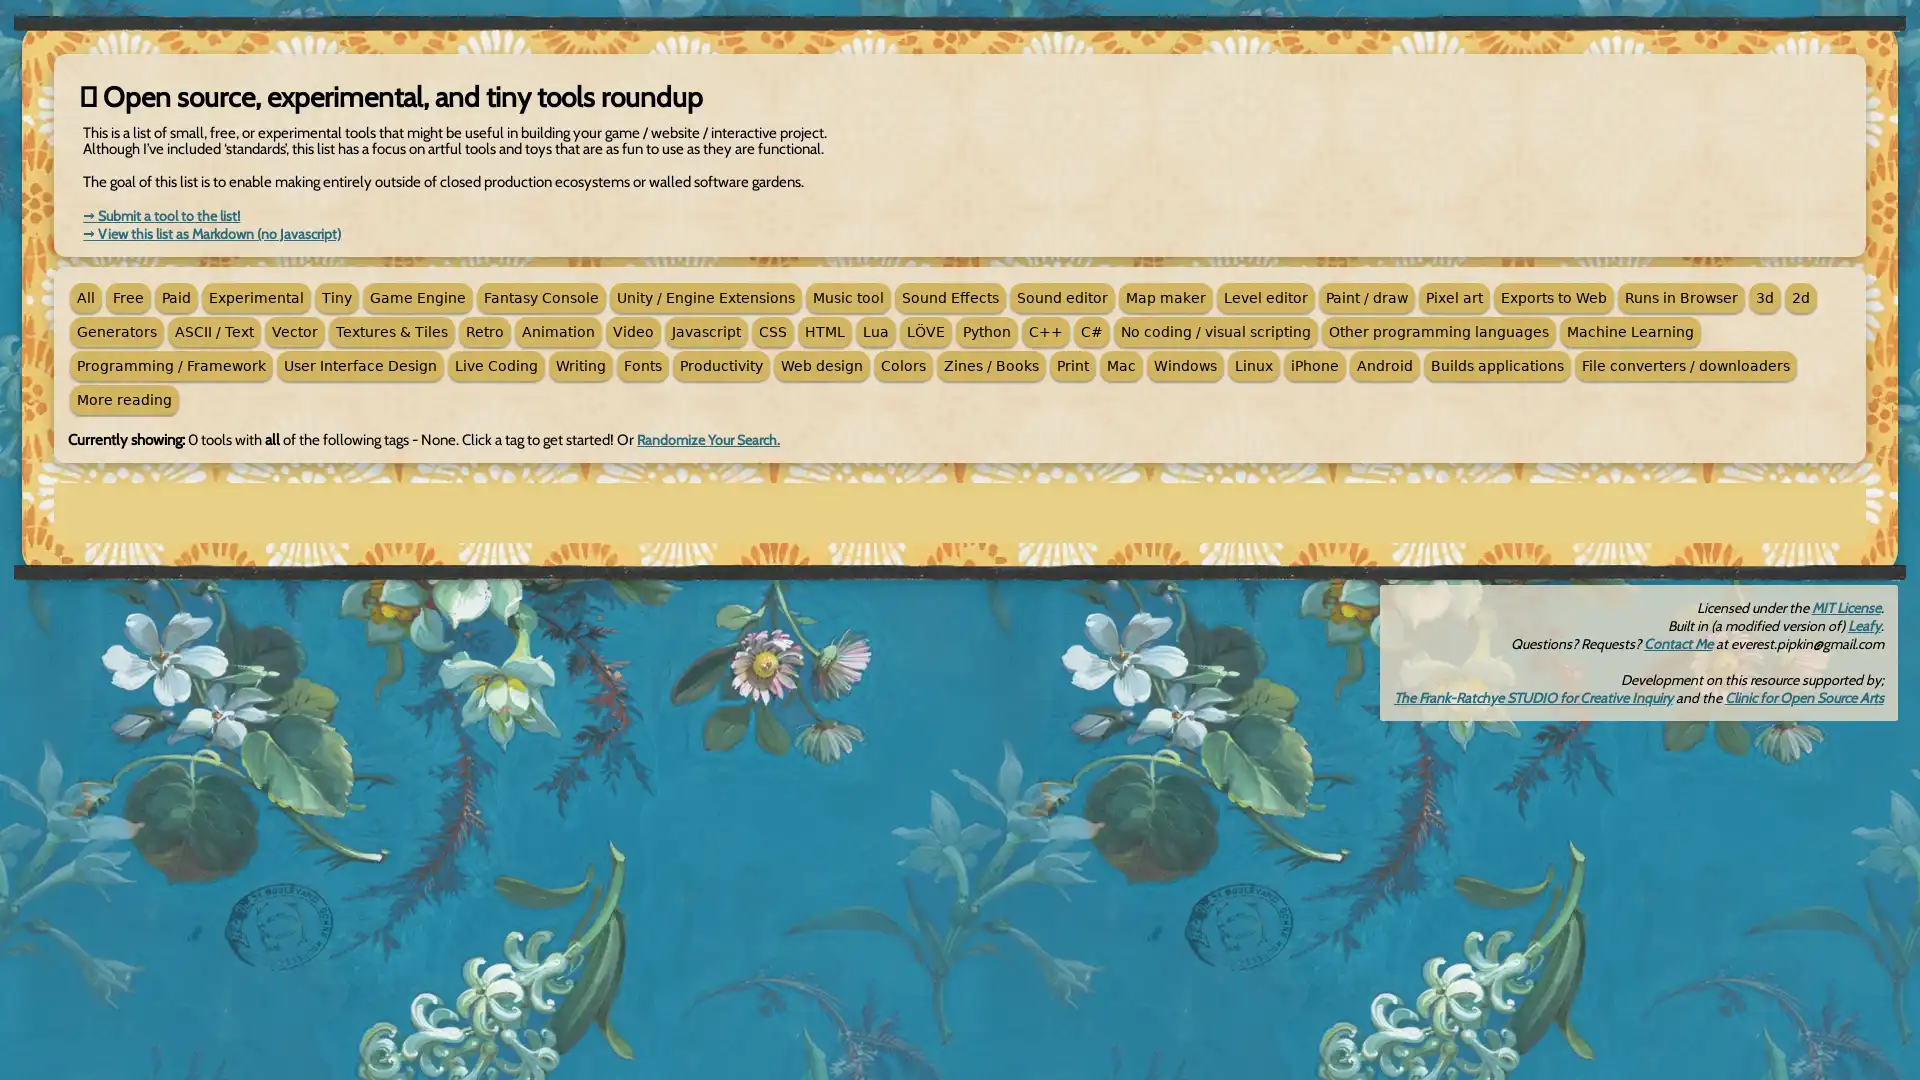  I want to click on Builds applications, so click(1497, 366).